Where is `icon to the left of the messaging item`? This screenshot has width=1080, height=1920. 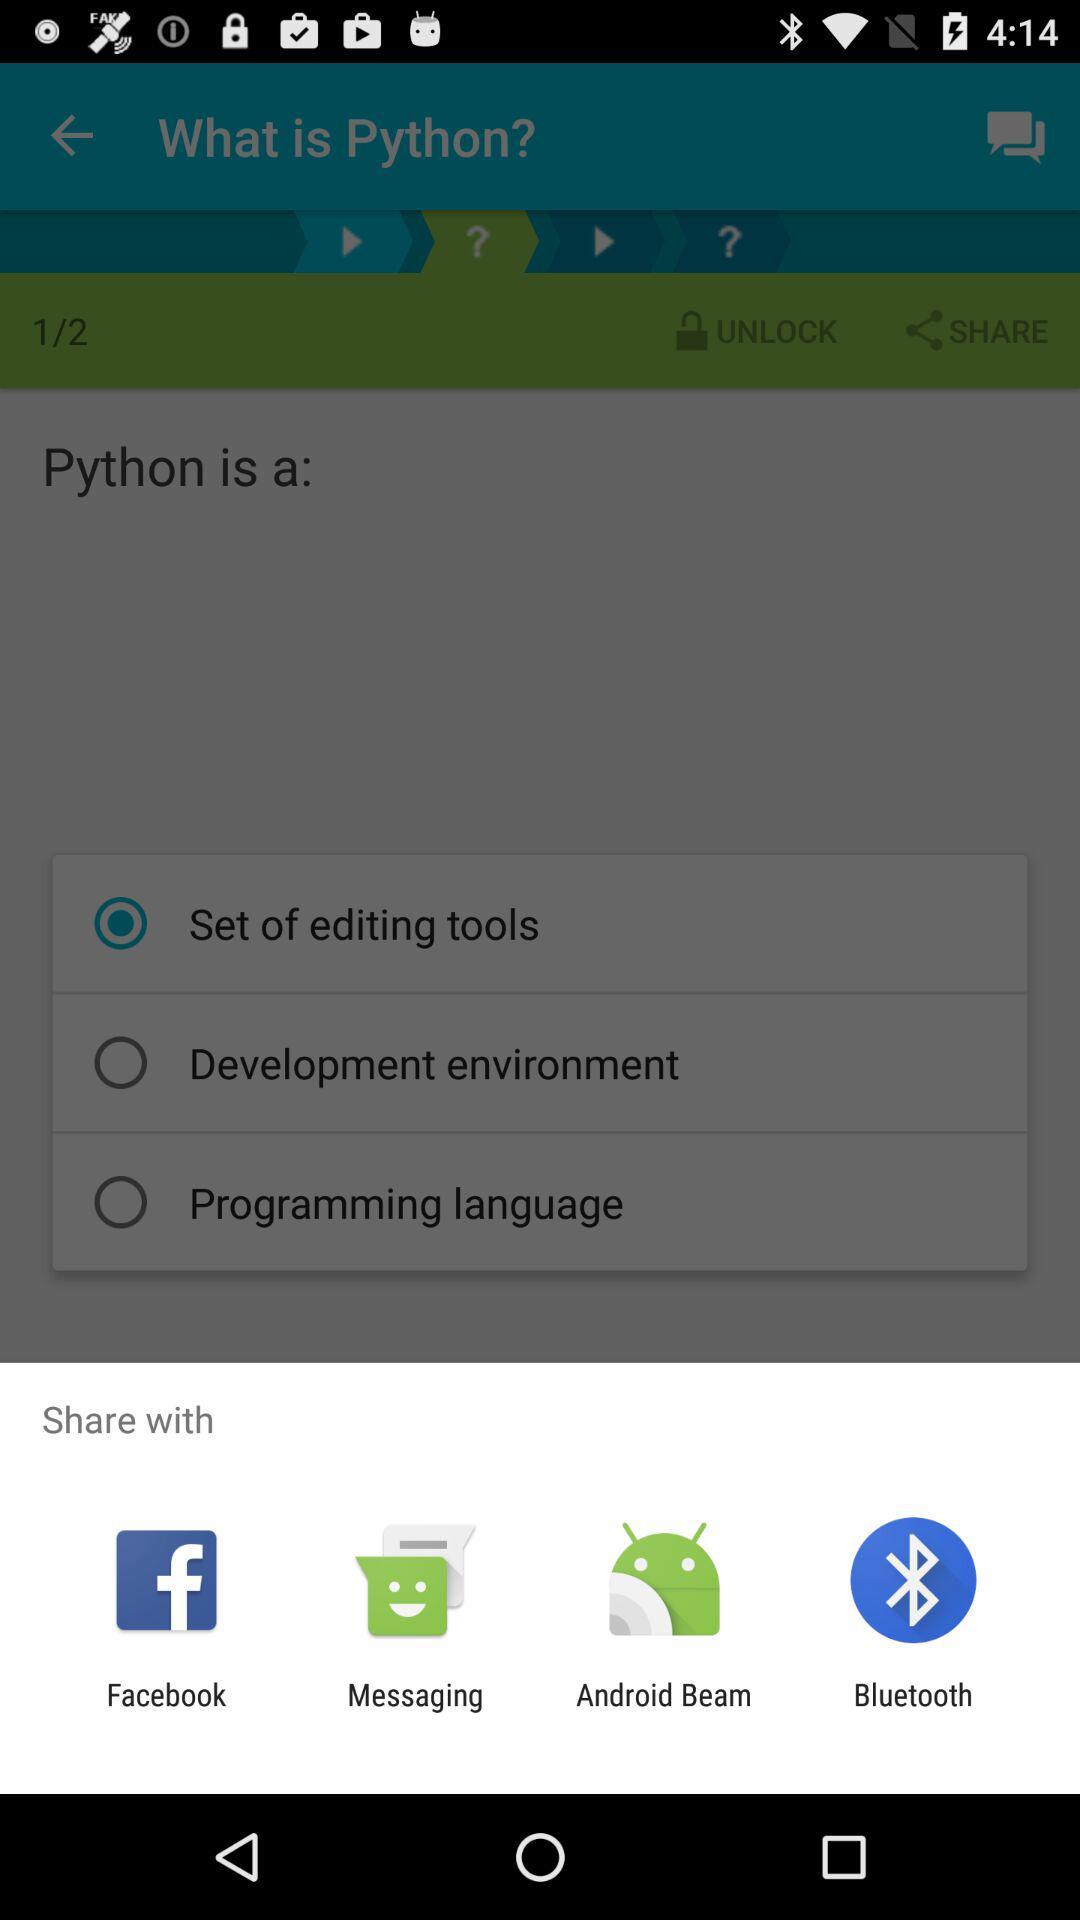
icon to the left of the messaging item is located at coordinates (165, 1711).